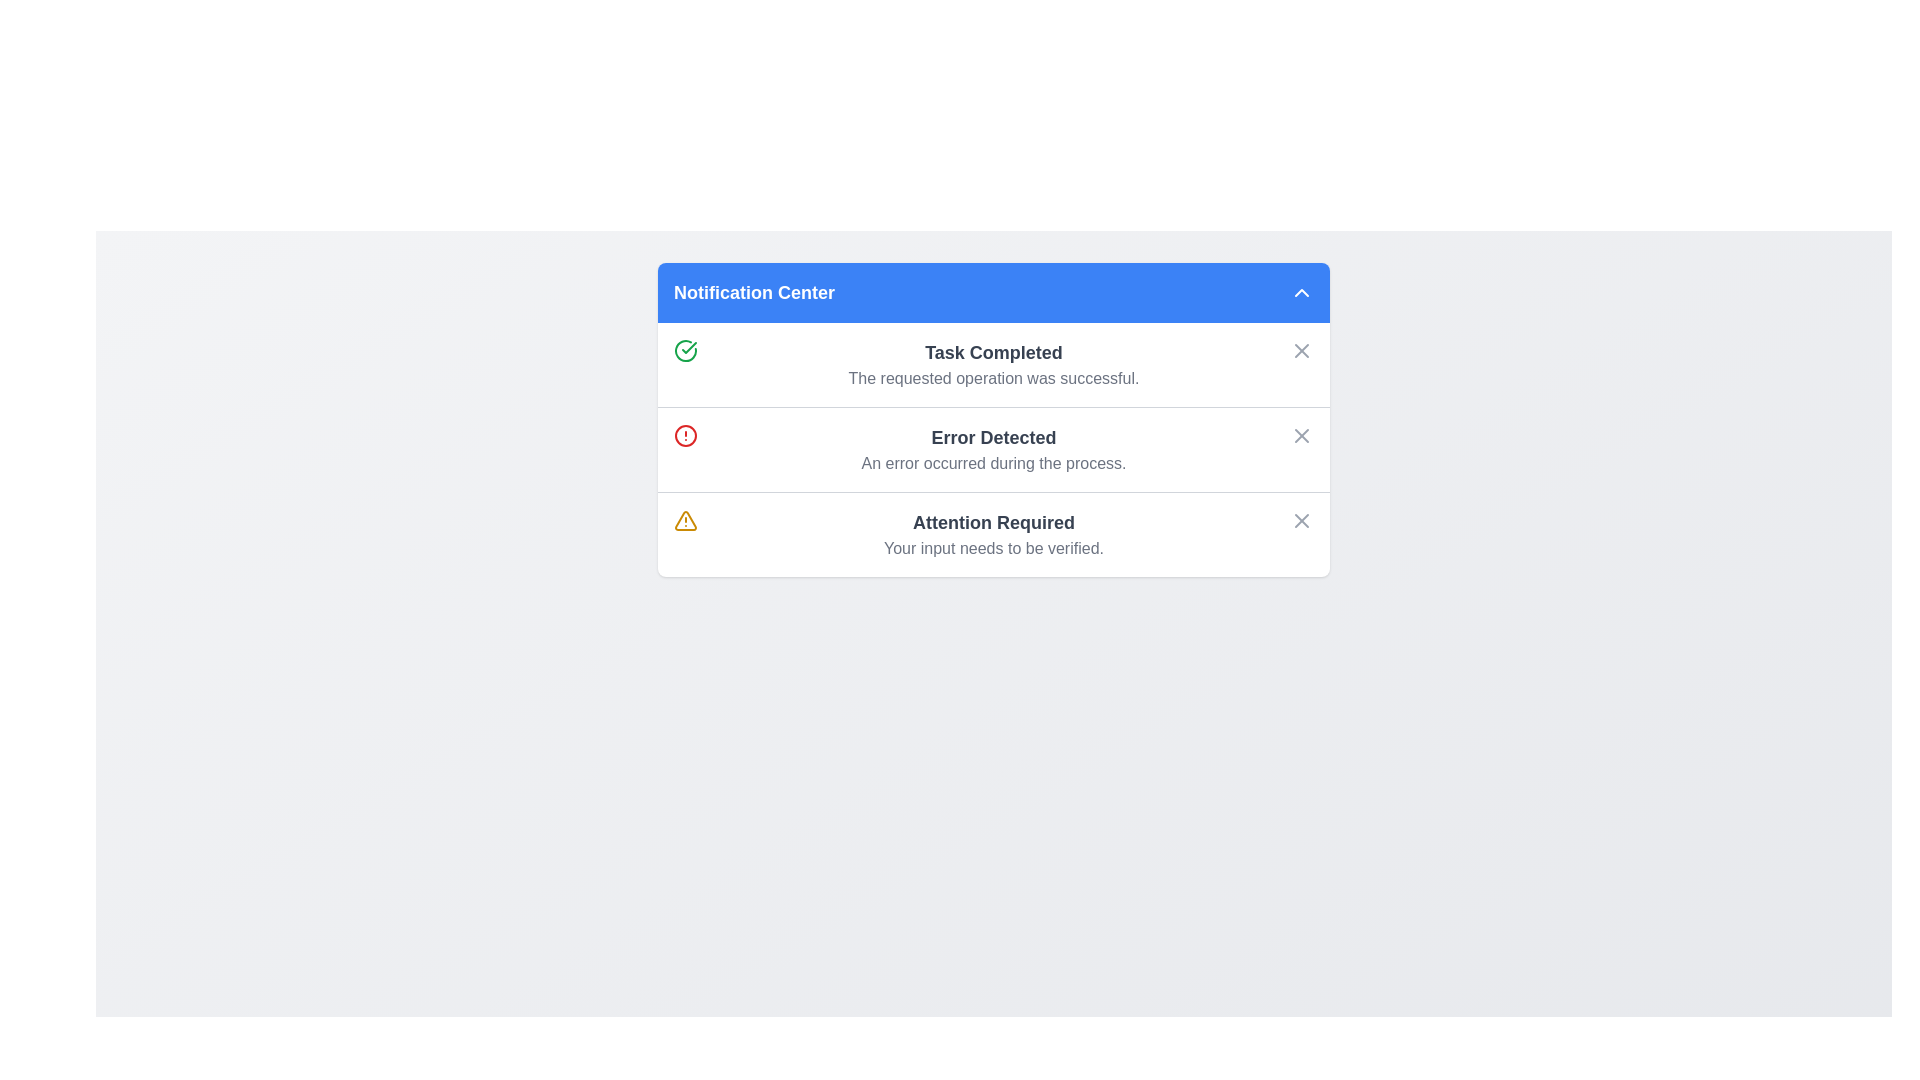  What do you see at coordinates (993, 352) in the screenshot?
I see `text from the status message Text Label indicating successful completion of a task located in the Notification Center` at bounding box center [993, 352].